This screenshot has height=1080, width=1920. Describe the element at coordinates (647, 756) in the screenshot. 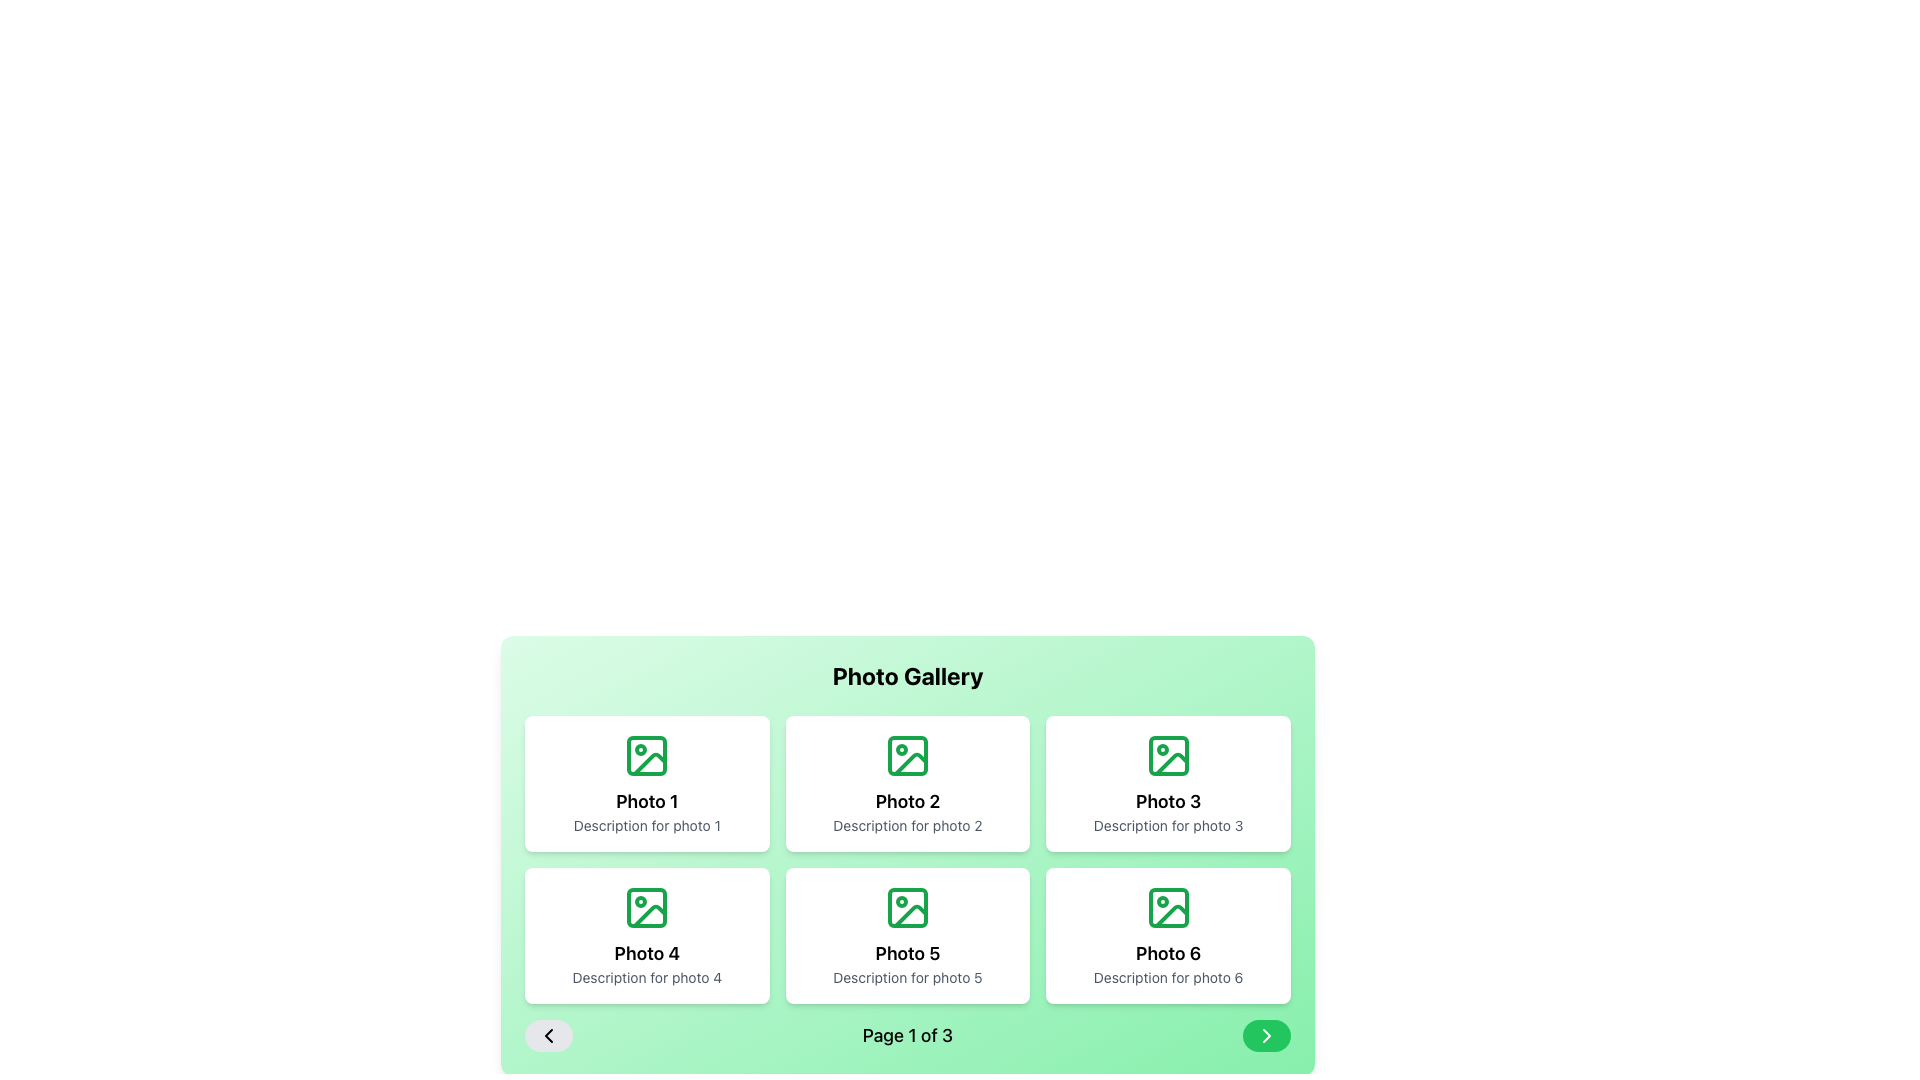

I see `the 'Photo 1' icon in the gallery to interact with the corresponding entry` at that location.